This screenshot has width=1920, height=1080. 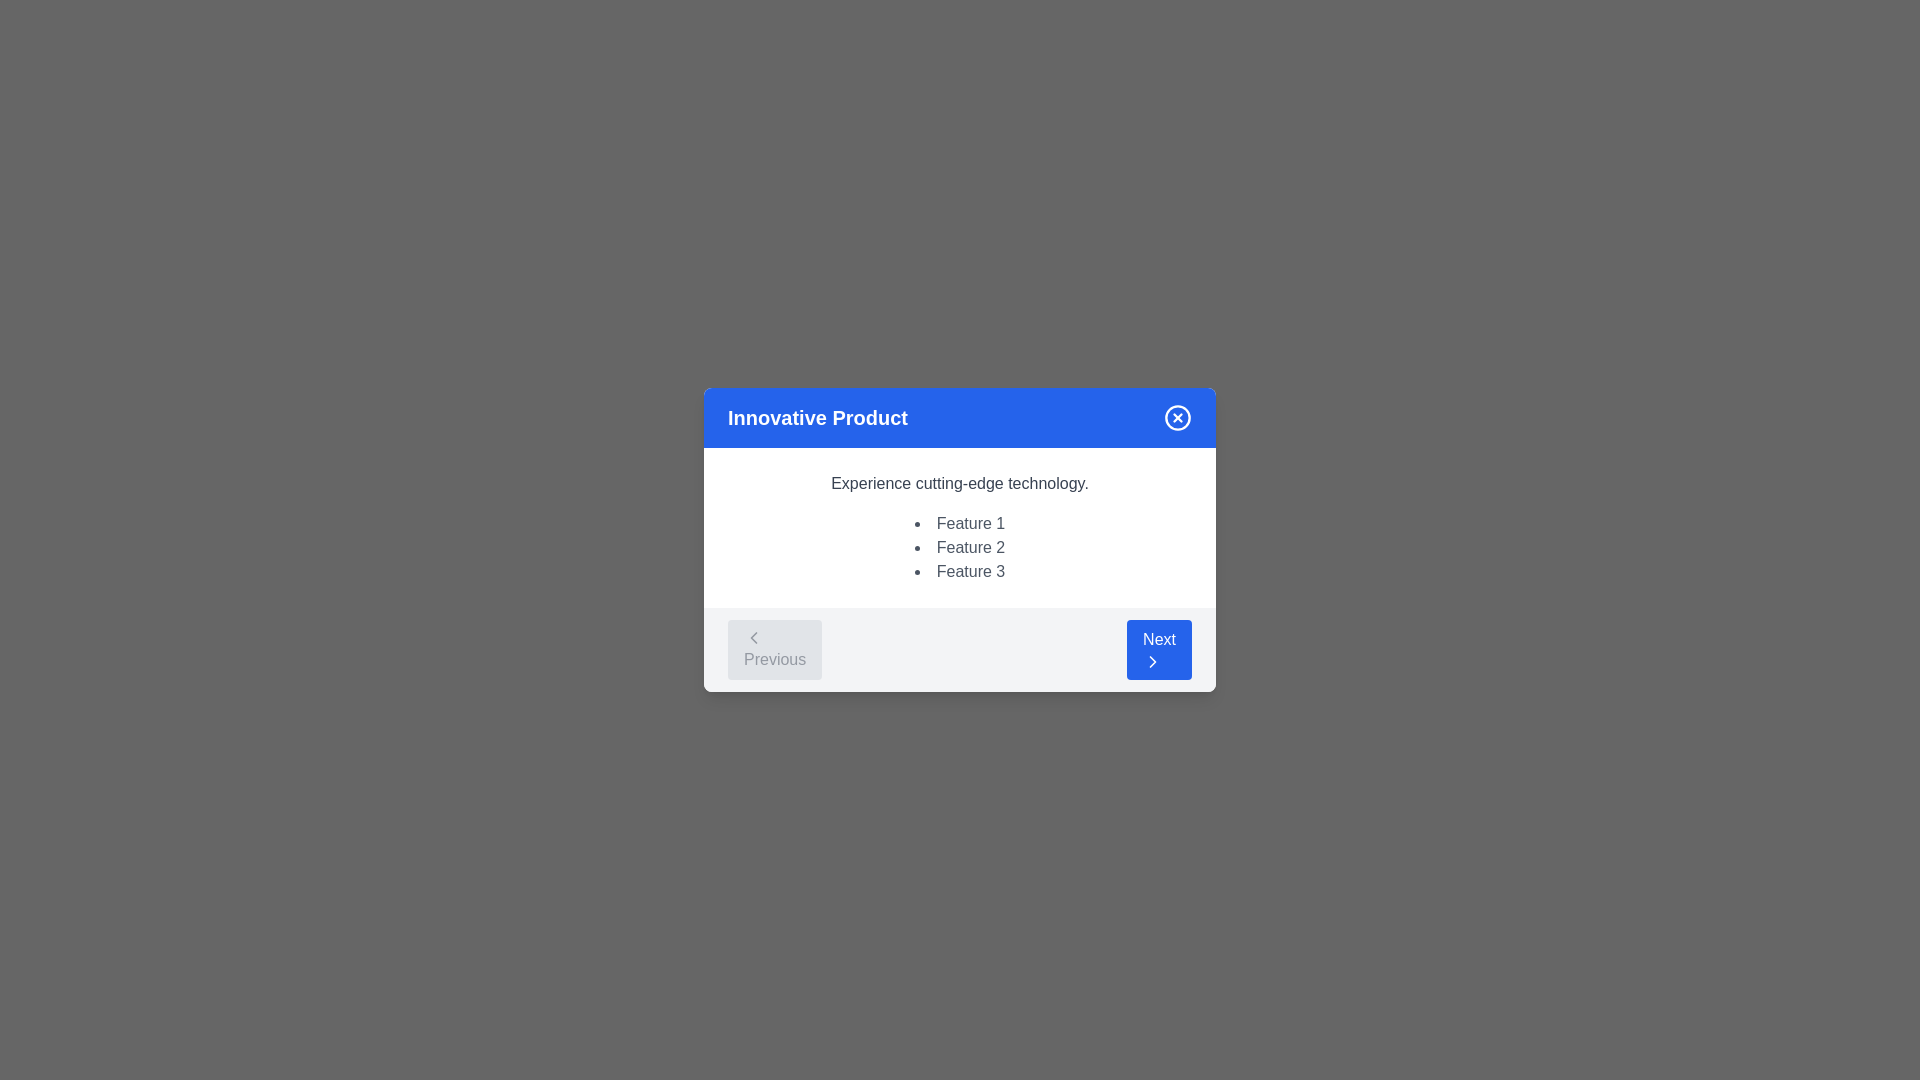 What do you see at coordinates (960, 547) in the screenshot?
I see `the Bulleted List element located below the heading 'Experience cutting-edge technology.' in the middle section of the card-like dialog box` at bounding box center [960, 547].